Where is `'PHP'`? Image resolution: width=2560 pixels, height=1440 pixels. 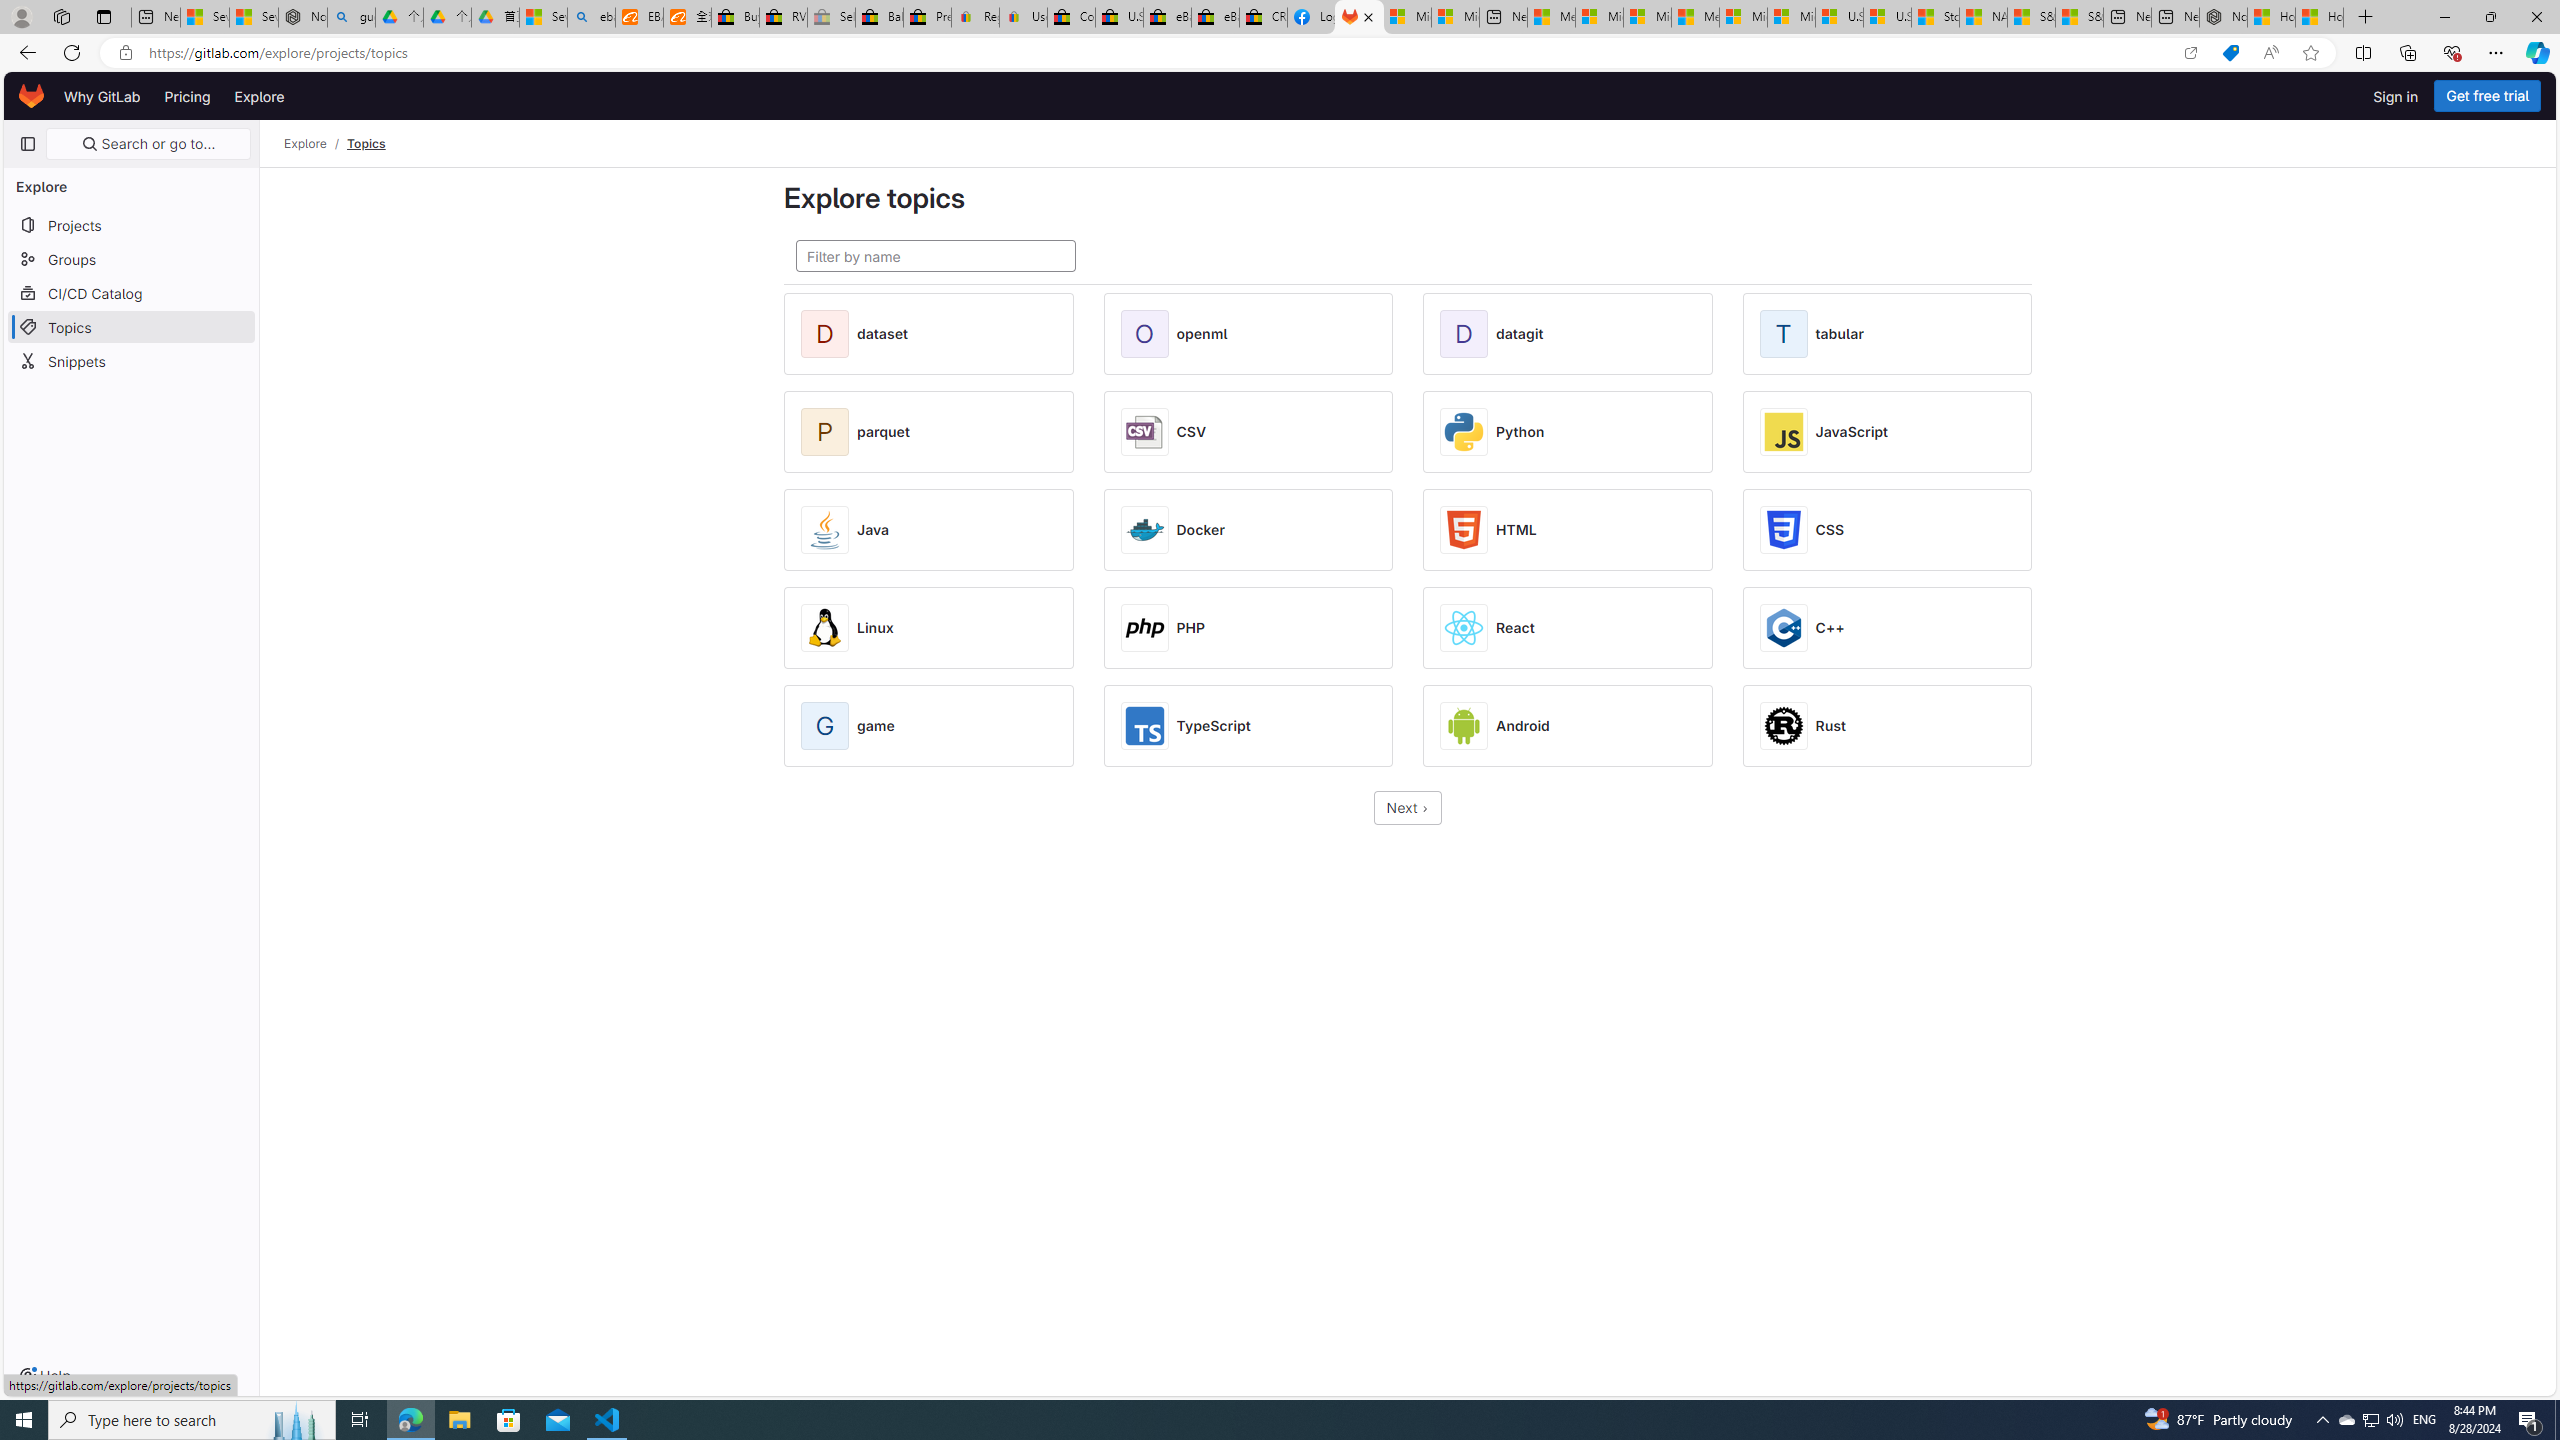 'PHP' is located at coordinates (1190, 627).